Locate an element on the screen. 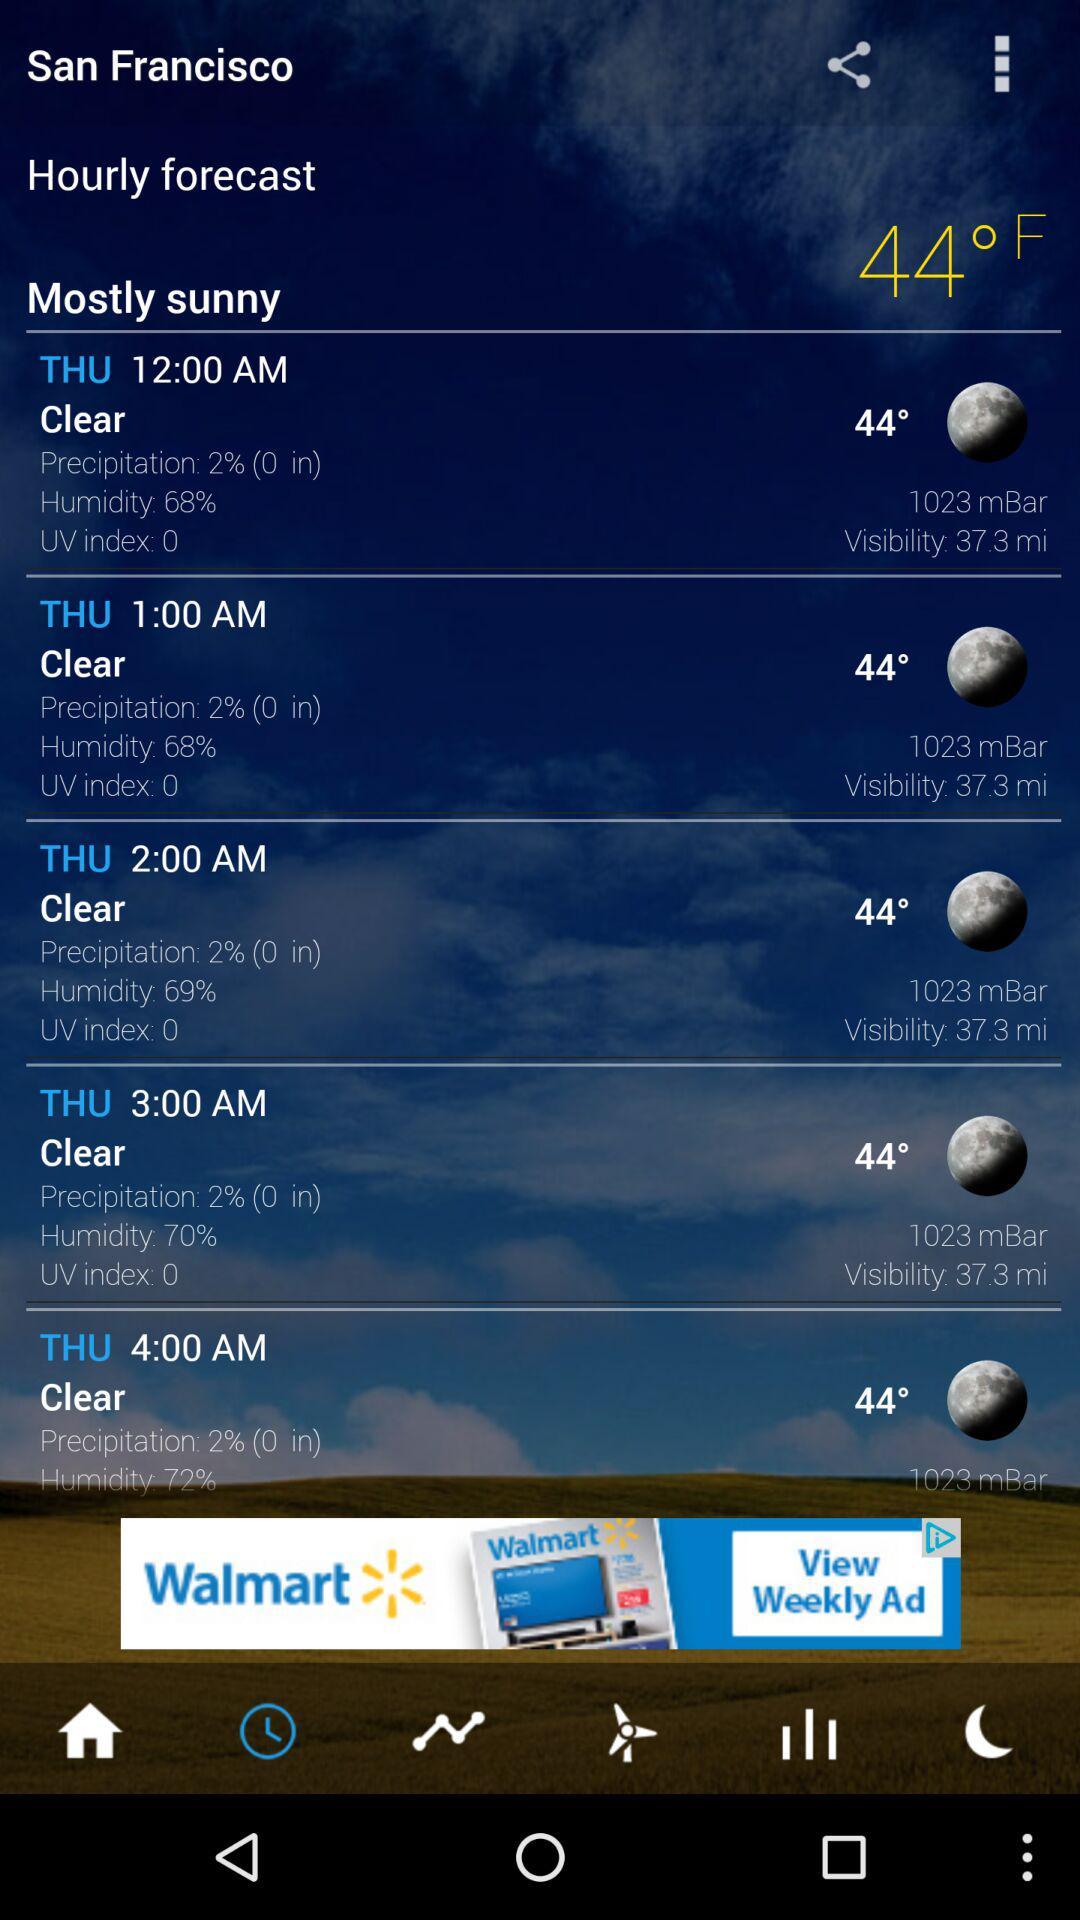 The height and width of the screenshot is (1920, 1080). the weather icon is located at coordinates (990, 1849).